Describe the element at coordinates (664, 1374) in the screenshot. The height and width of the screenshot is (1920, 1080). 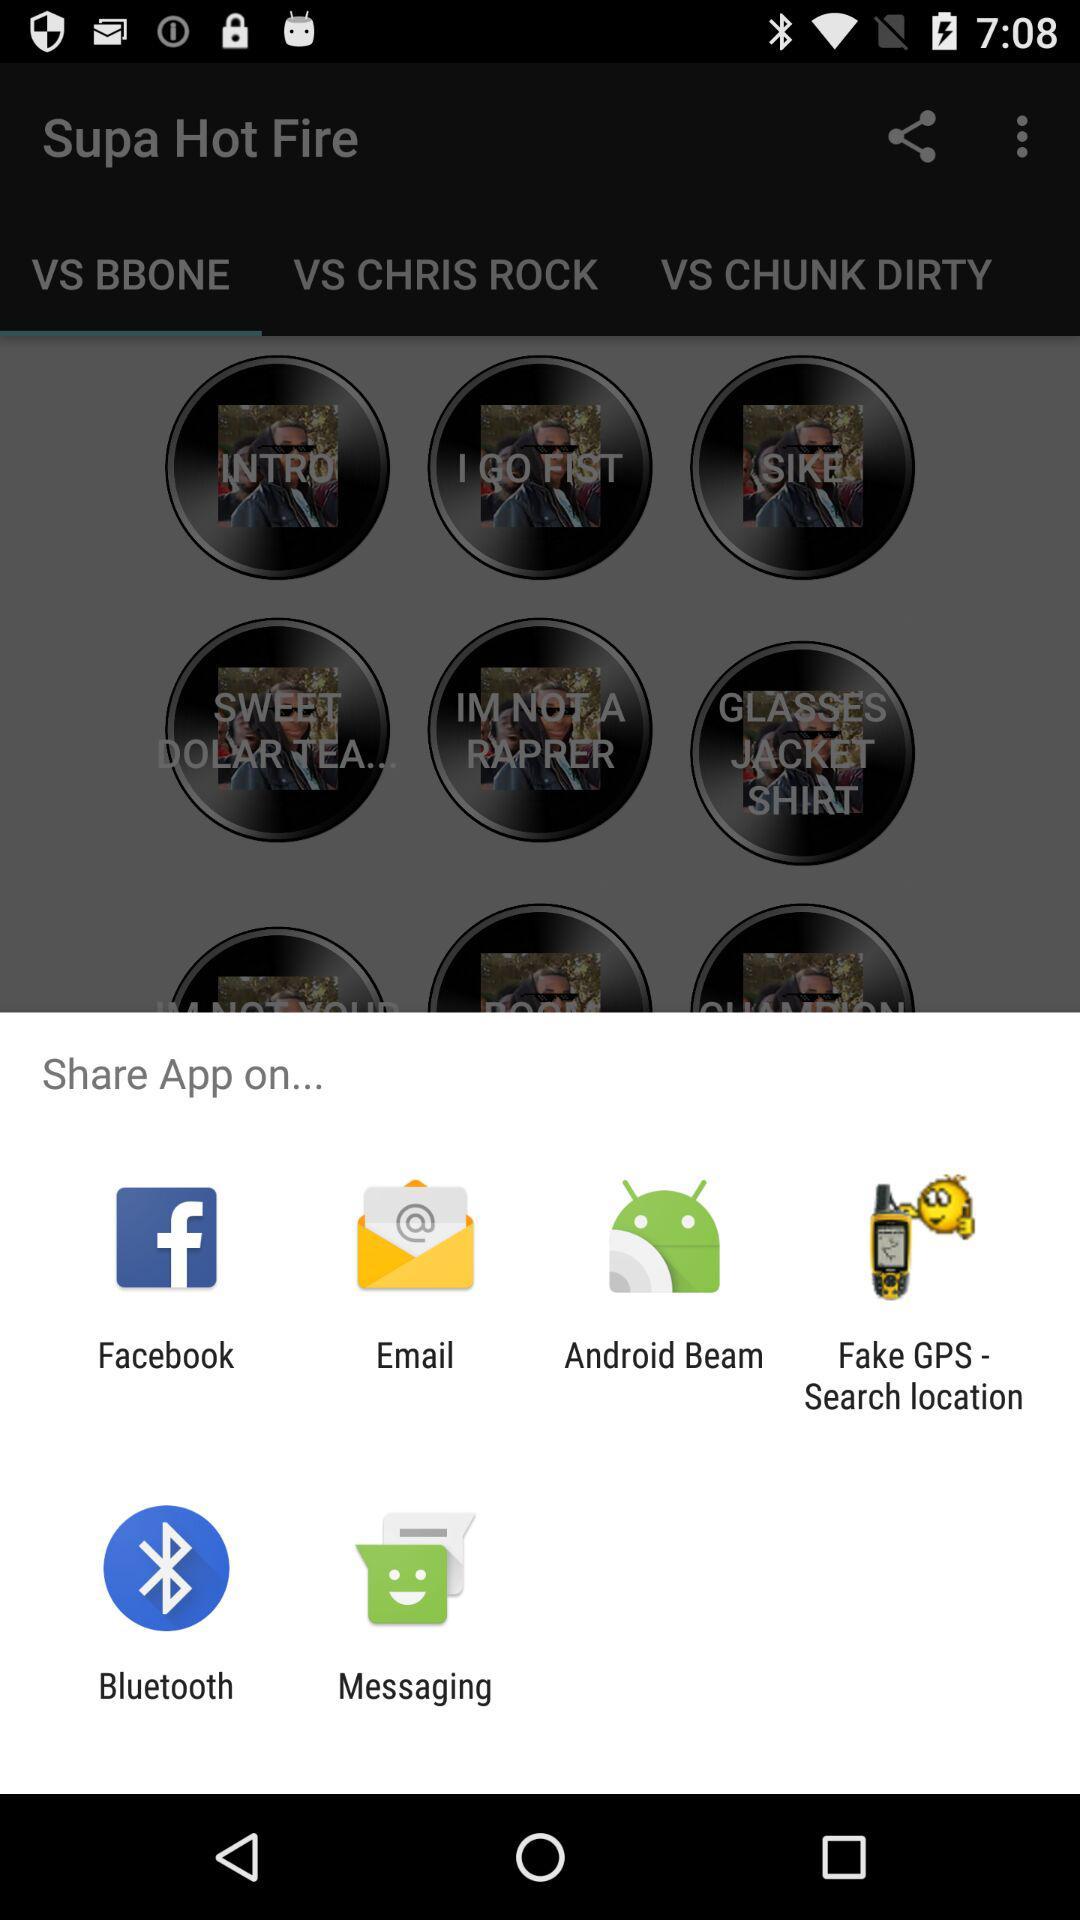
I see `the android beam icon` at that location.